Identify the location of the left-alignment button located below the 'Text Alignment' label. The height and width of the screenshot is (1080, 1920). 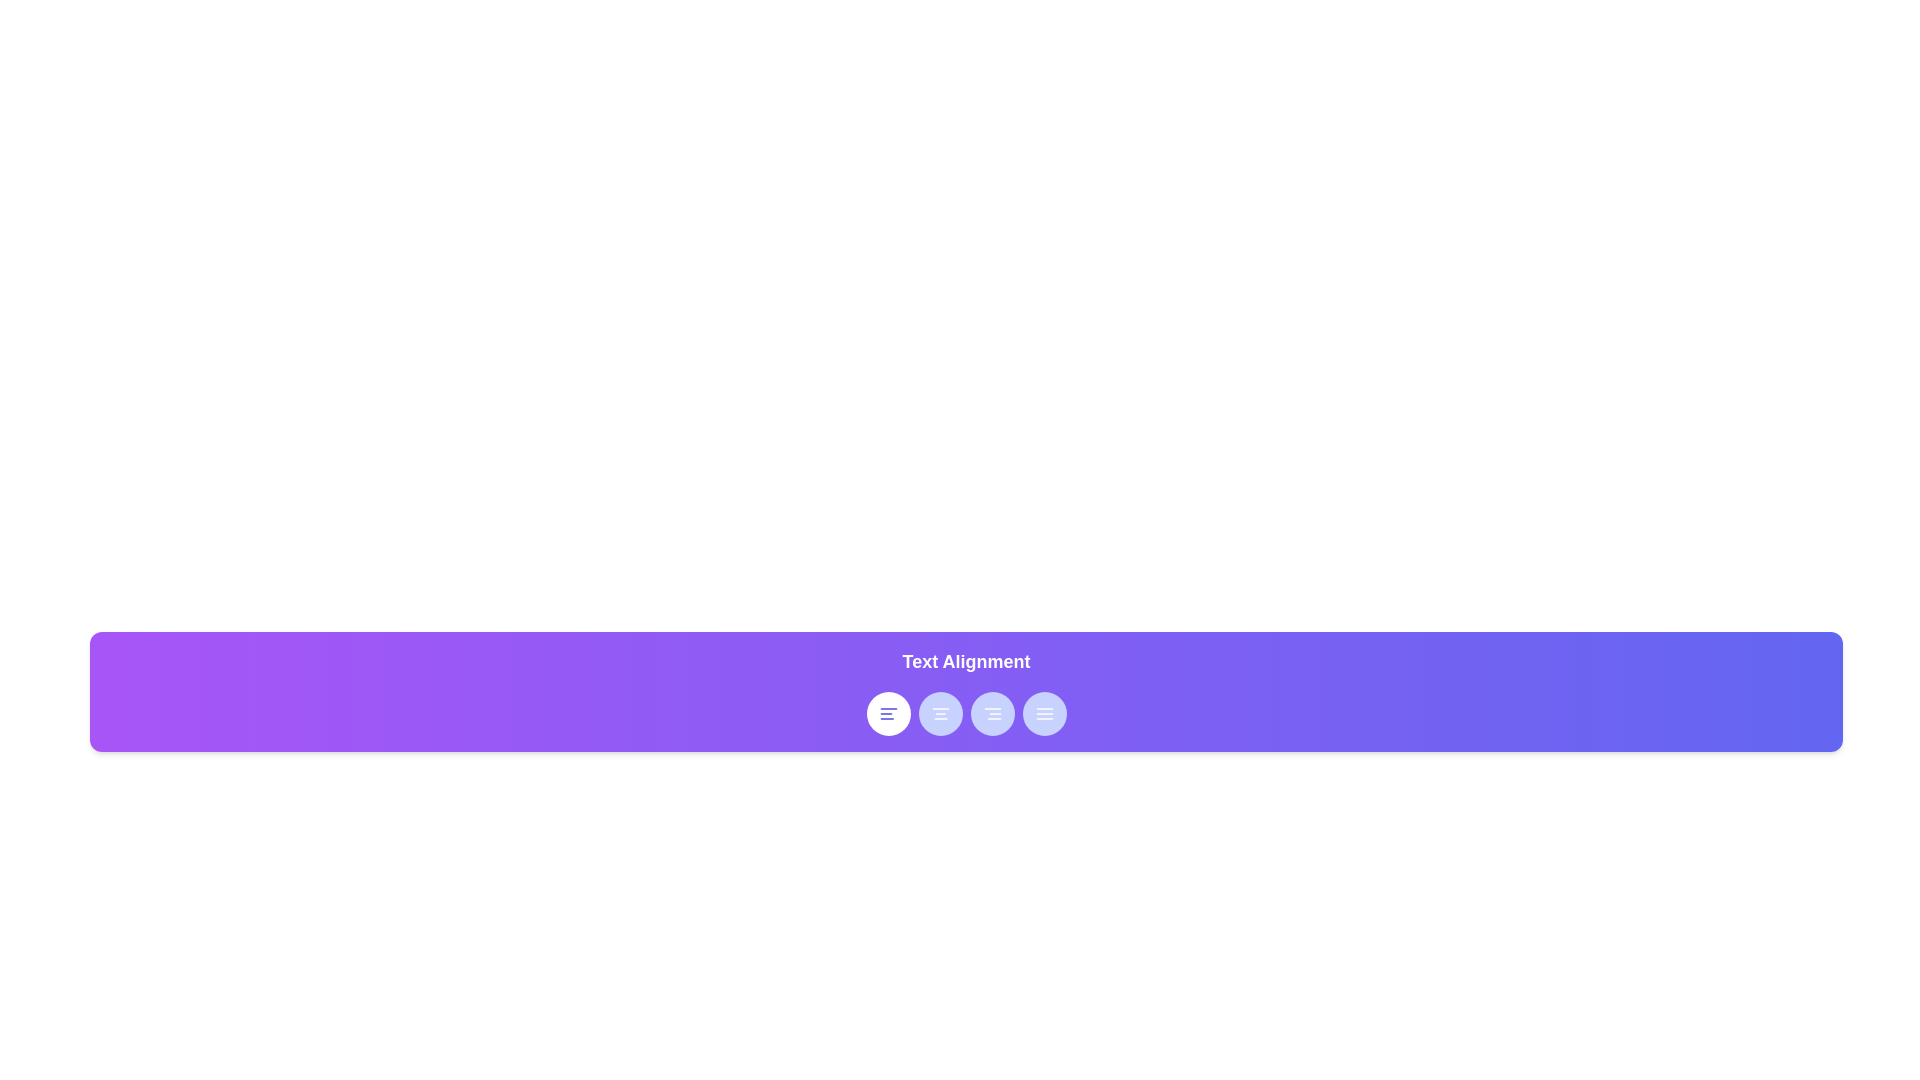
(887, 712).